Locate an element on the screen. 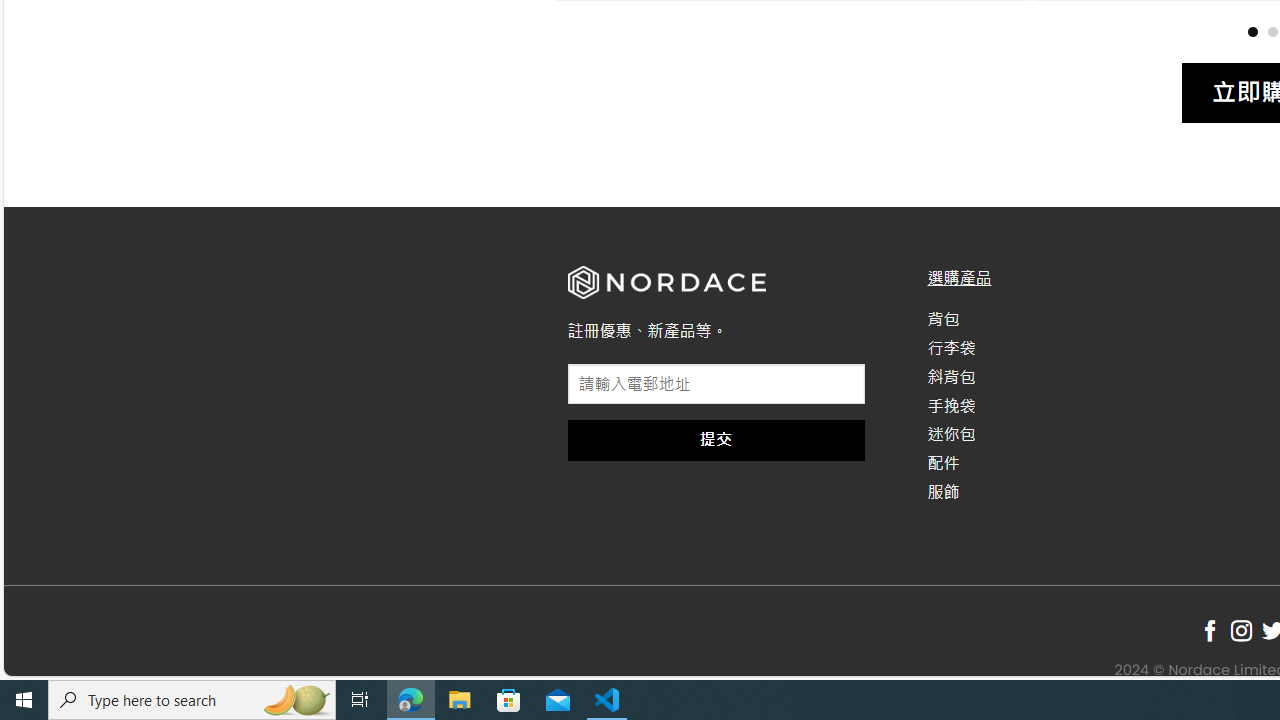 The image size is (1280, 720). 'Page dot 1' is located at coordinates (1251, 31).